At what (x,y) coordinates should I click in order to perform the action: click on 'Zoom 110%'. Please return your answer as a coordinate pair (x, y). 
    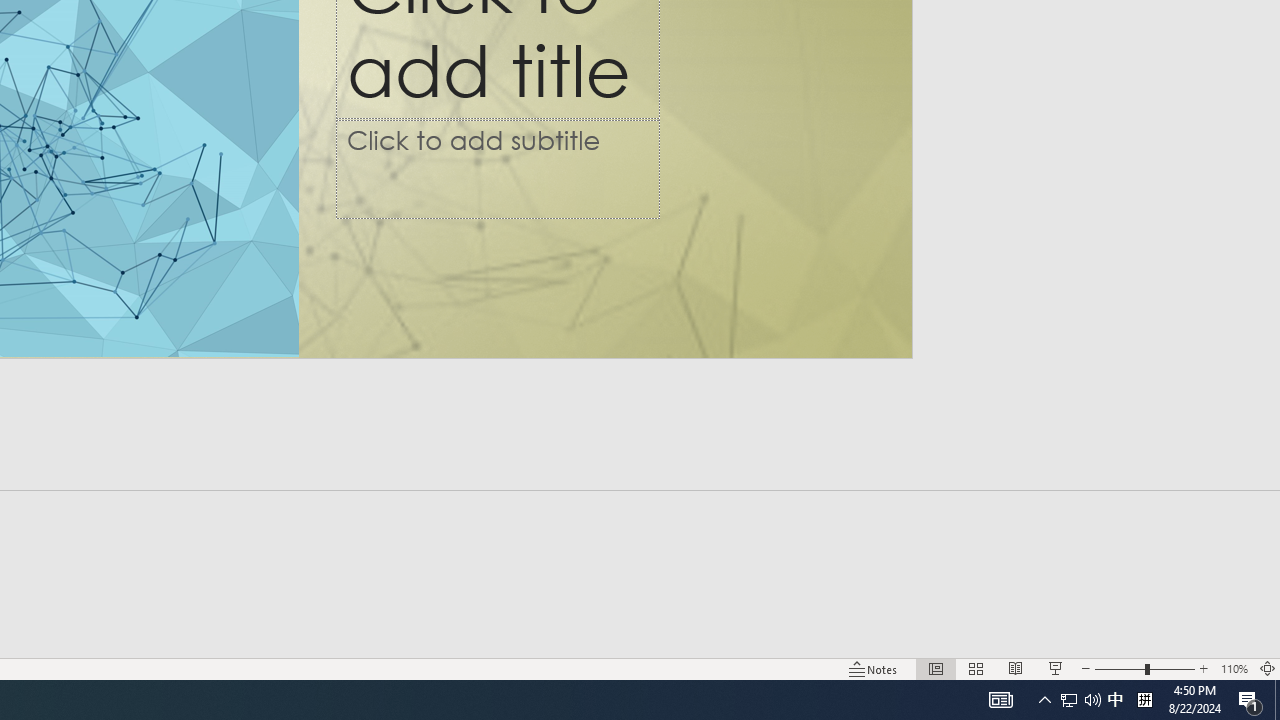
    Looking at the image, I should click on (1233, 669).